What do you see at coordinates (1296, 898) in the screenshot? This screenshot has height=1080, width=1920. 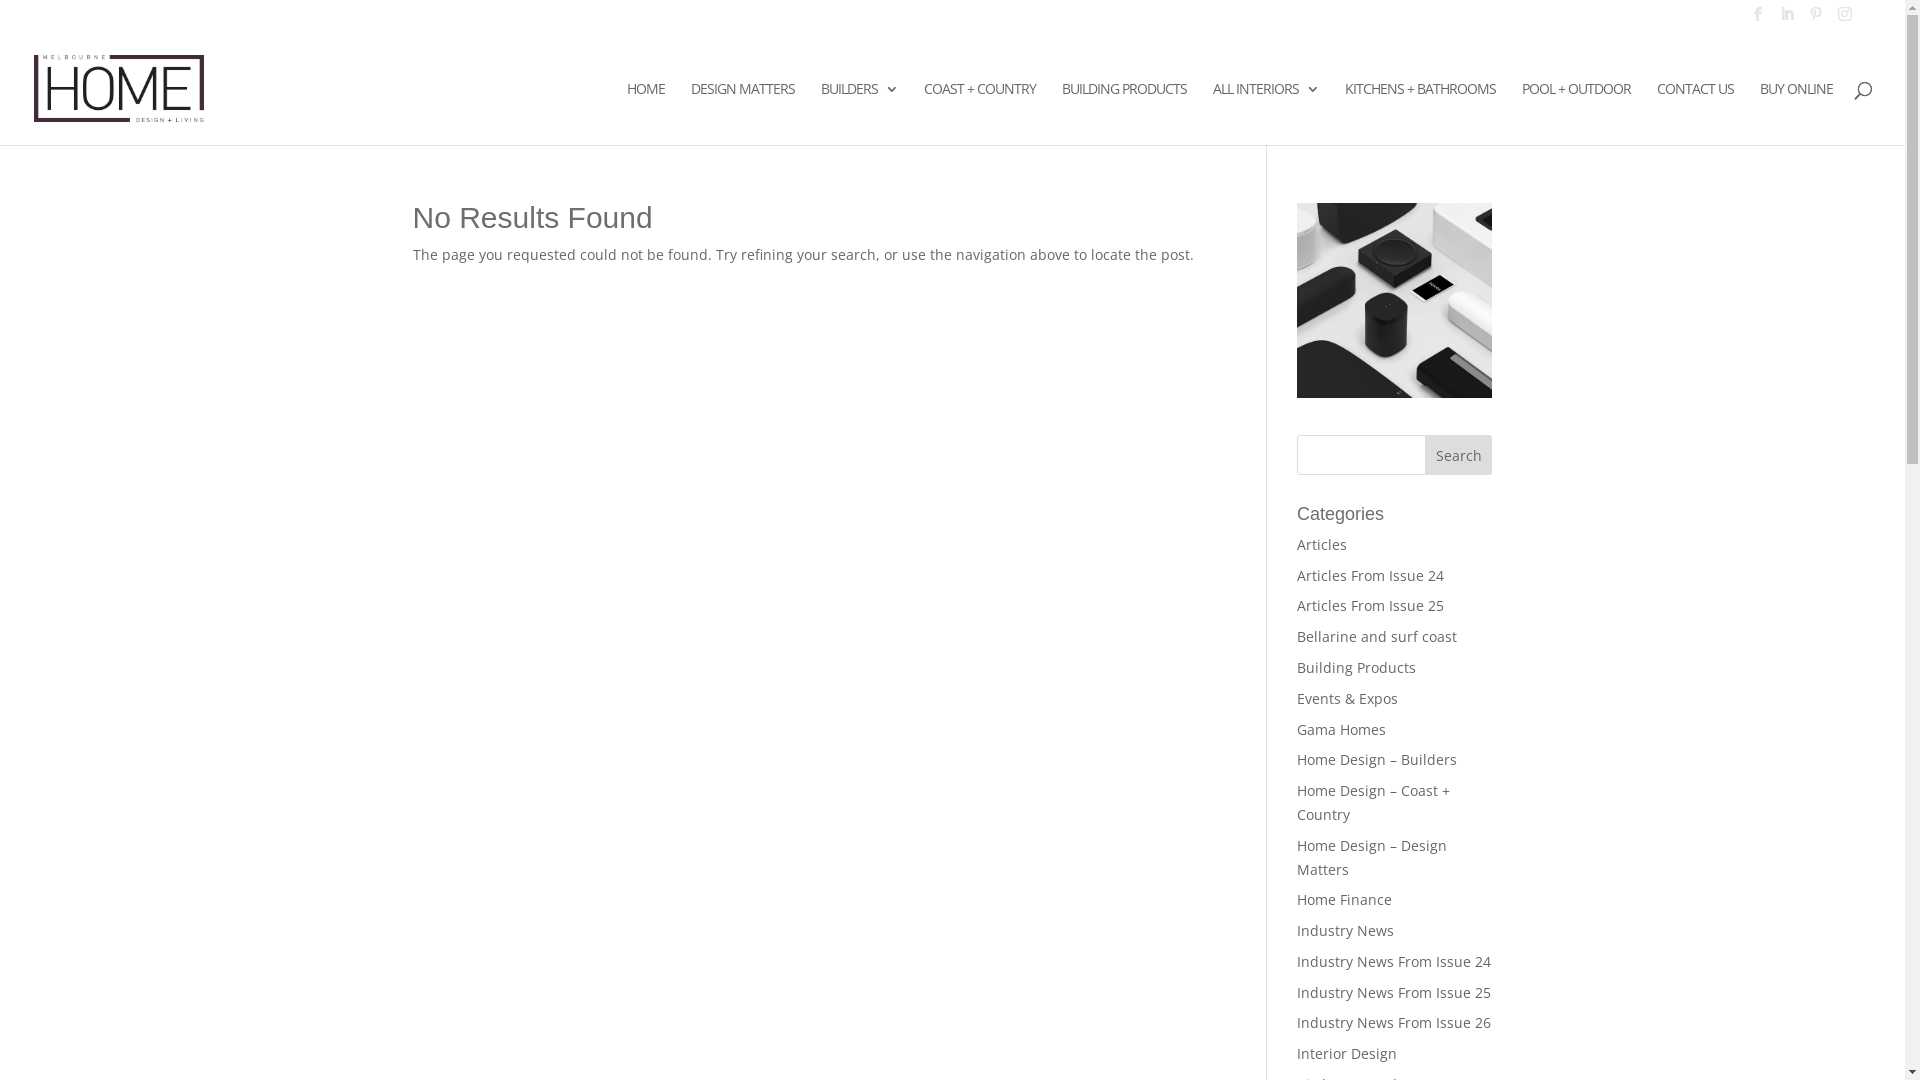 I see `'Home Finance'` at bounding box center [1296, 898].